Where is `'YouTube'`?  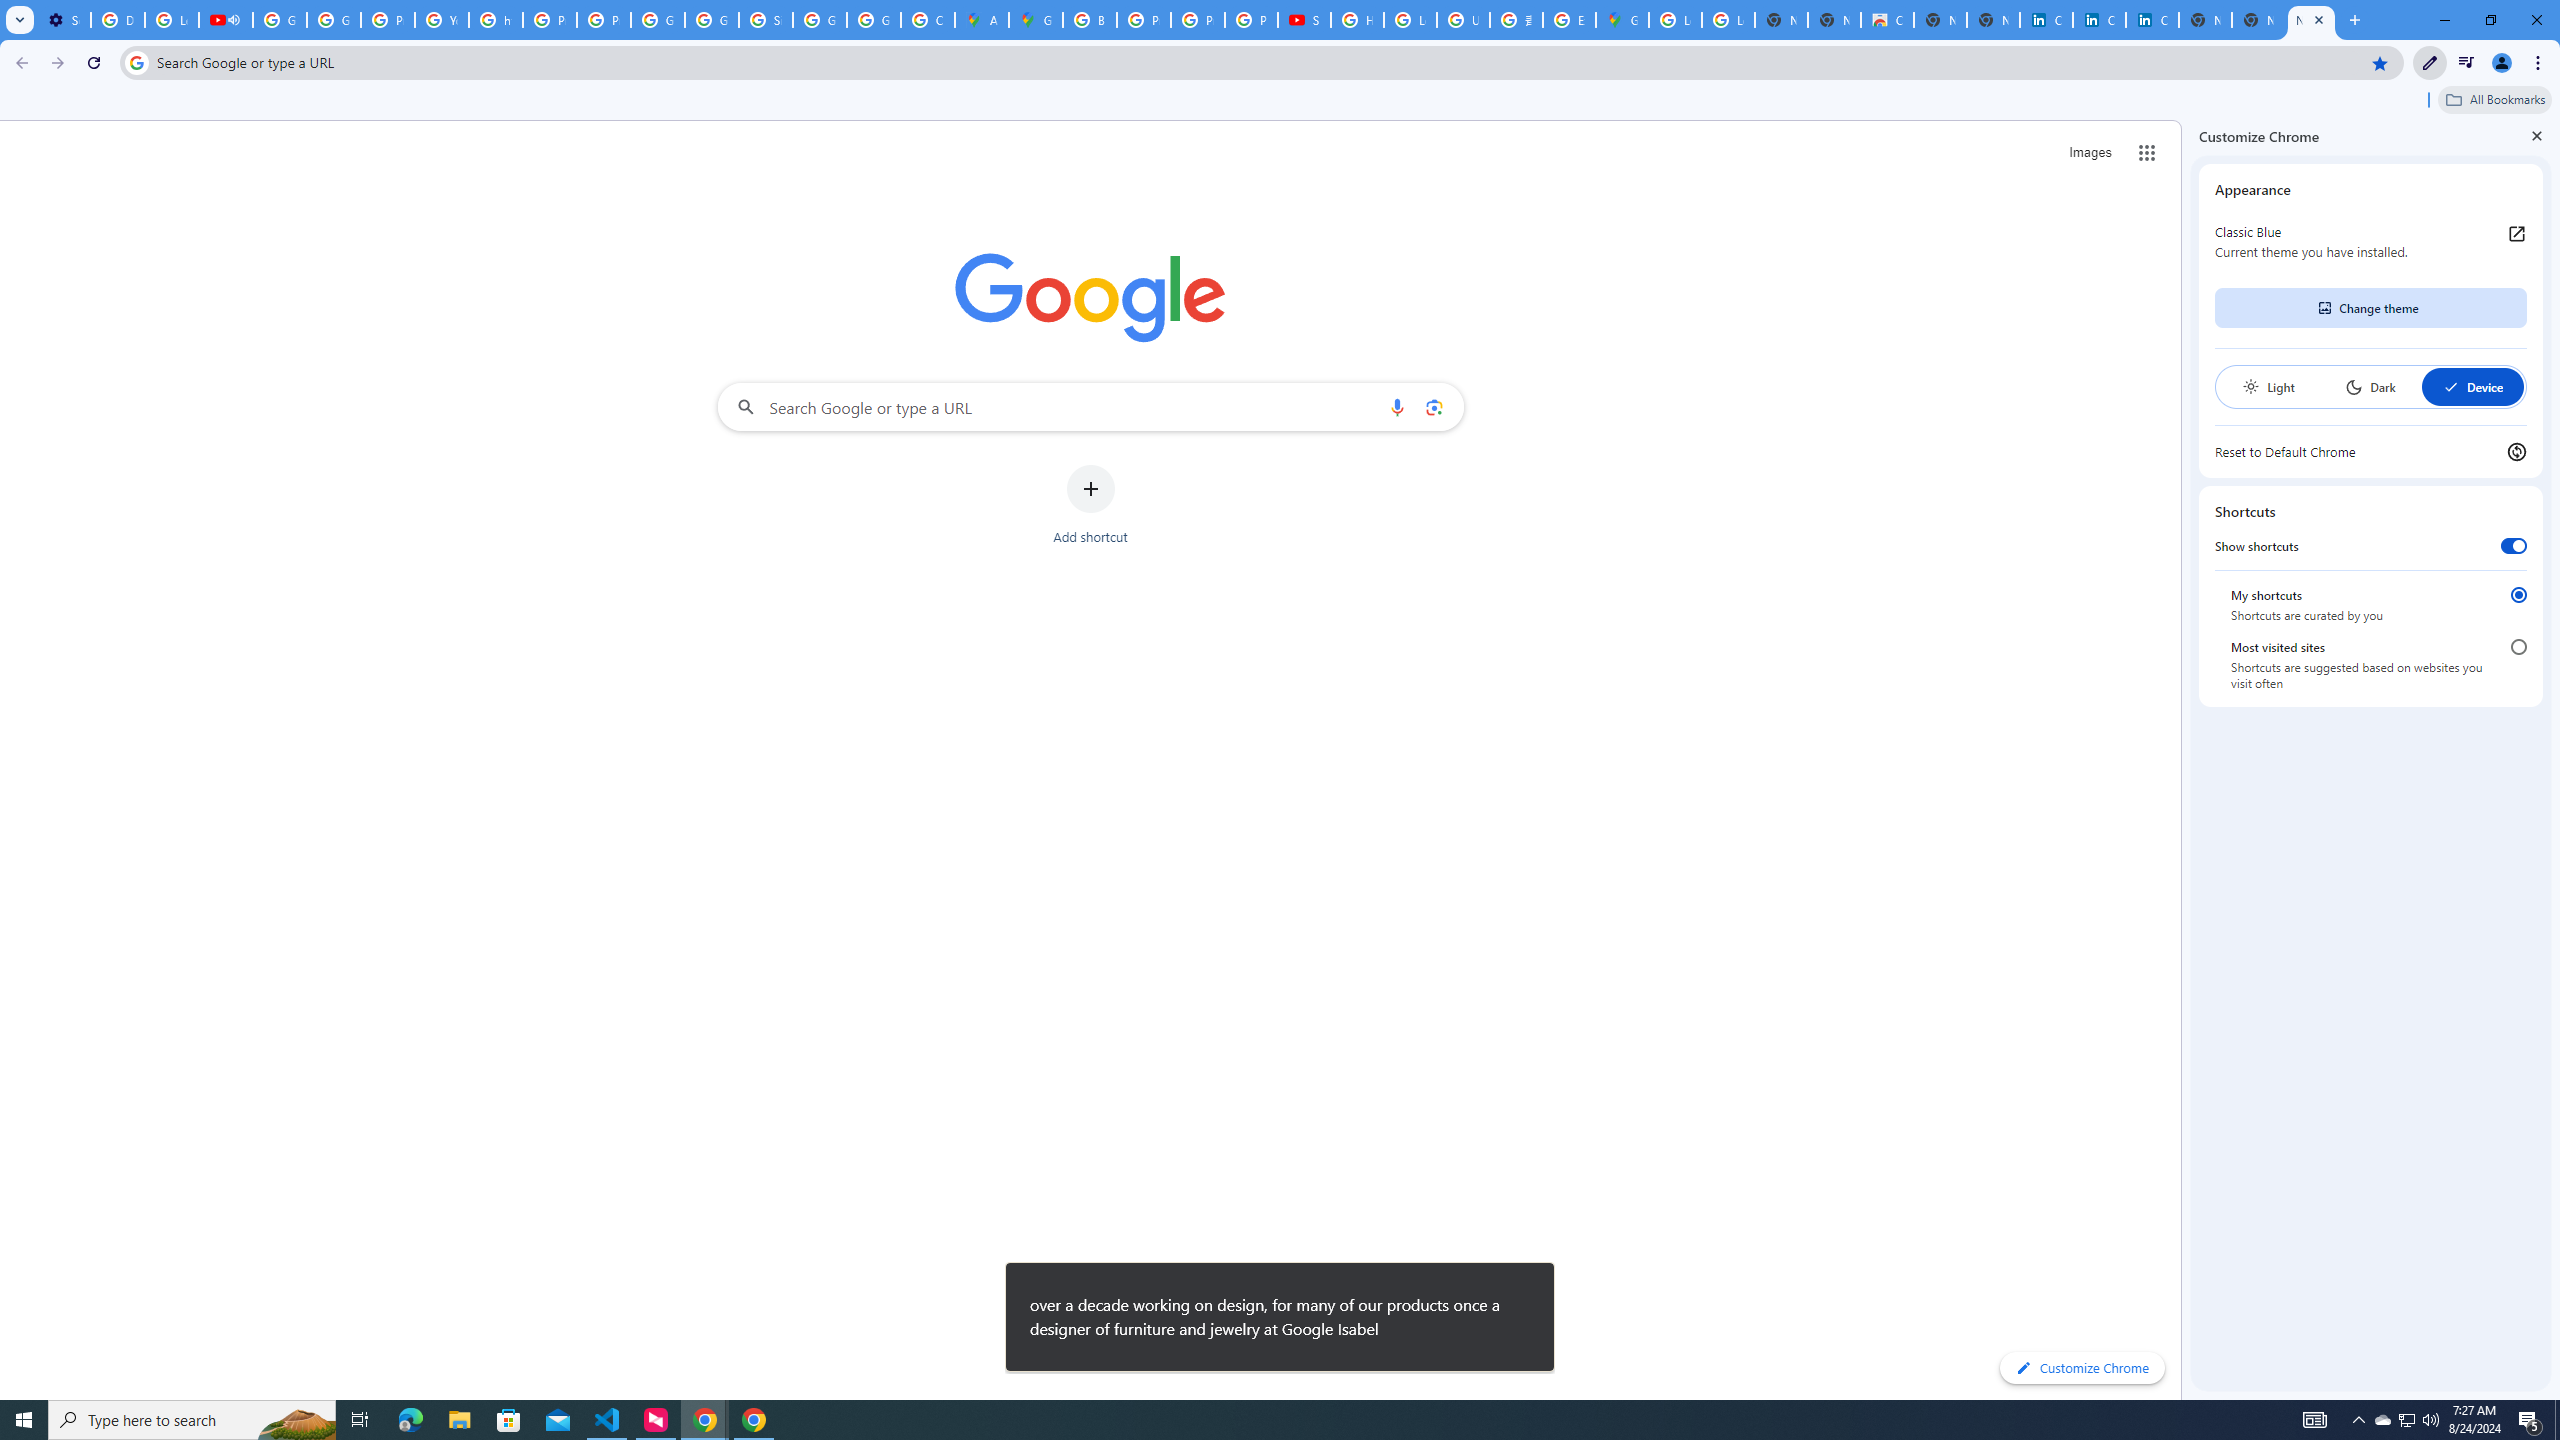
'YouTube' is located at coordinates (441, 19).